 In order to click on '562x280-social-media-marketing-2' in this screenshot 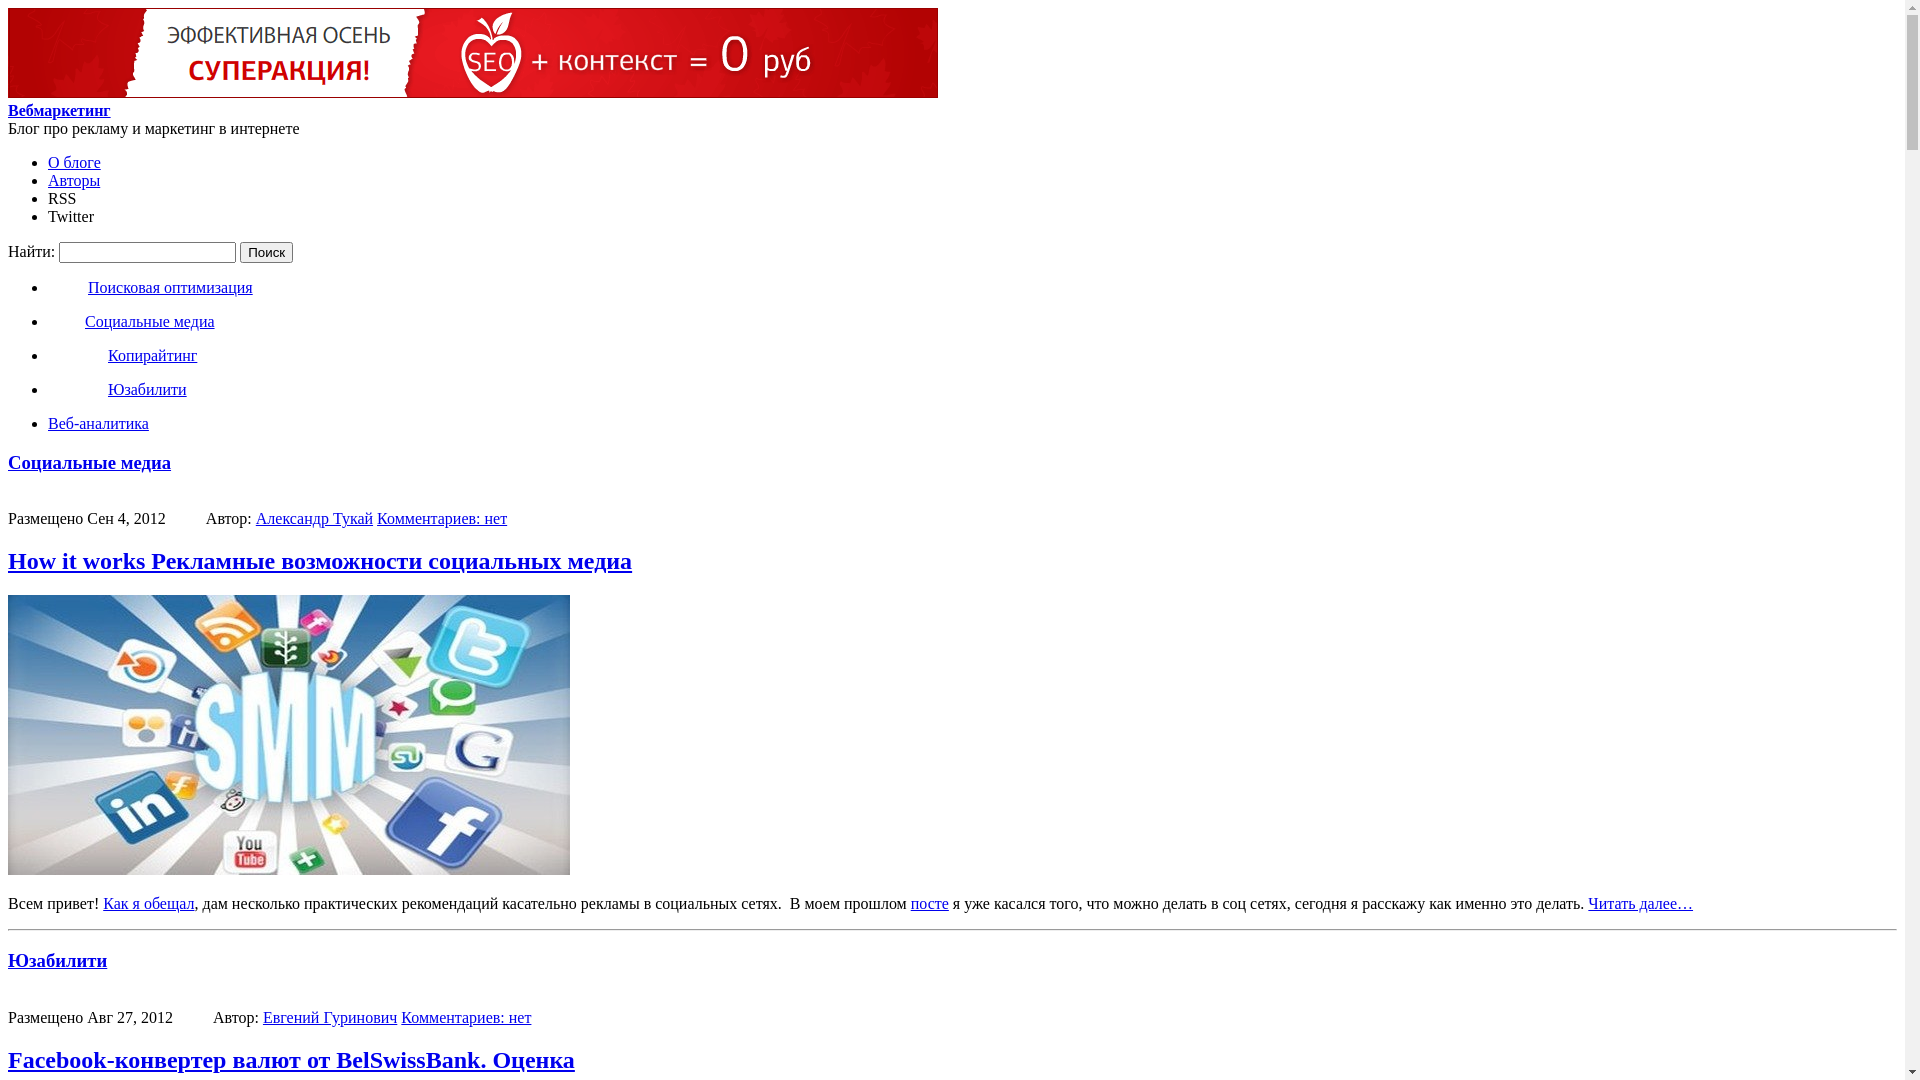, I will do `click(287, 735)`.